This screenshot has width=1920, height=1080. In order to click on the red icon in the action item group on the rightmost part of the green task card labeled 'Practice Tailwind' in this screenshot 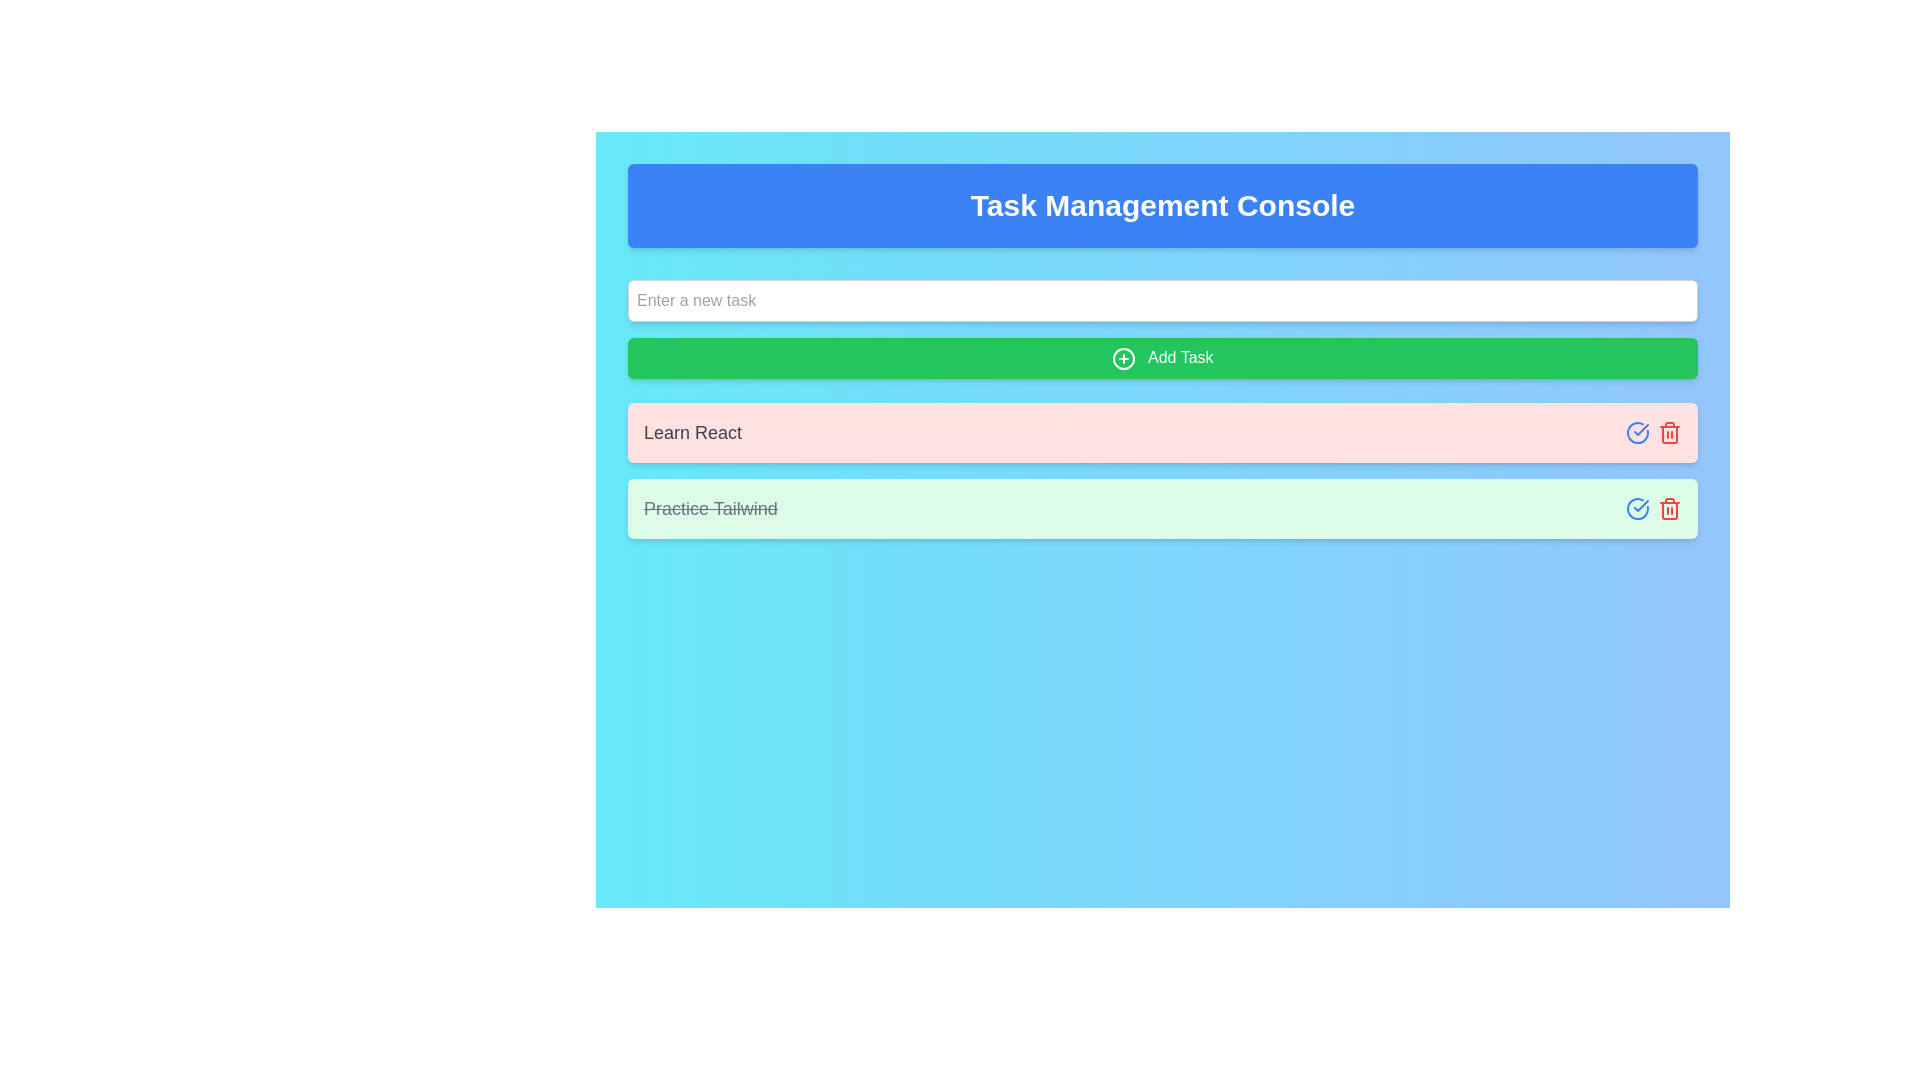, I will do `click(1654, 507)`.